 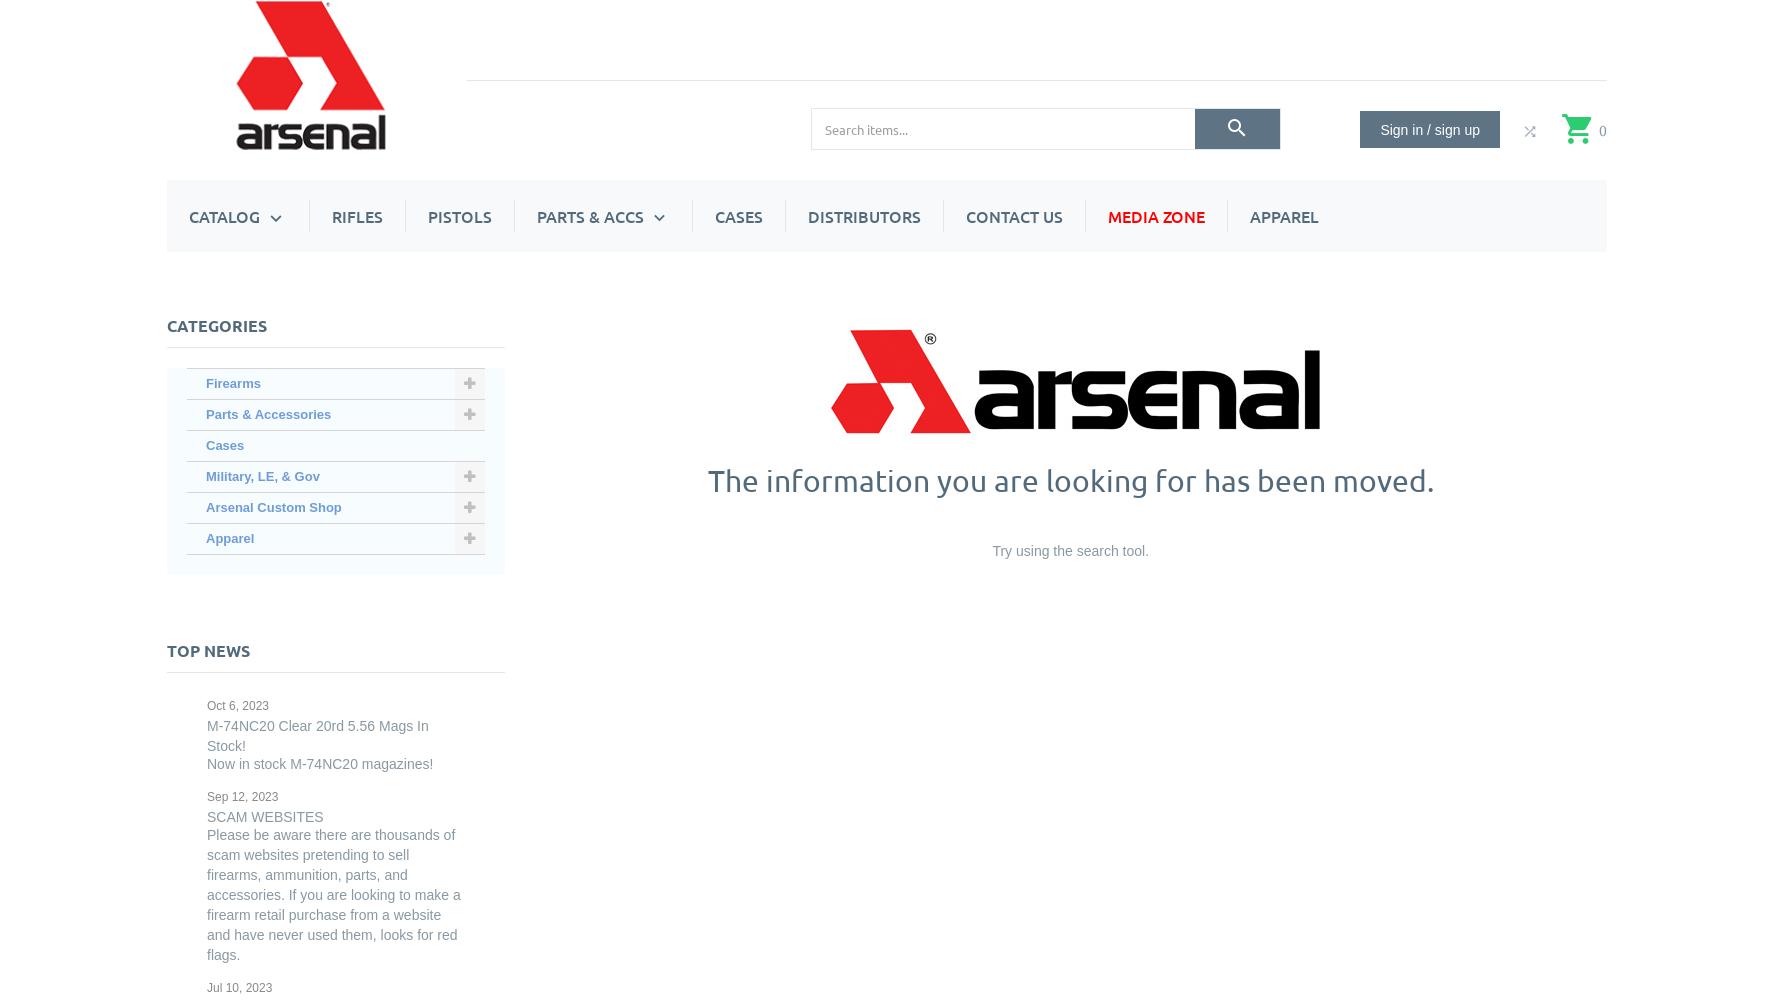 I want to click on 'SA RPK Series', so click(x=410, y=797).